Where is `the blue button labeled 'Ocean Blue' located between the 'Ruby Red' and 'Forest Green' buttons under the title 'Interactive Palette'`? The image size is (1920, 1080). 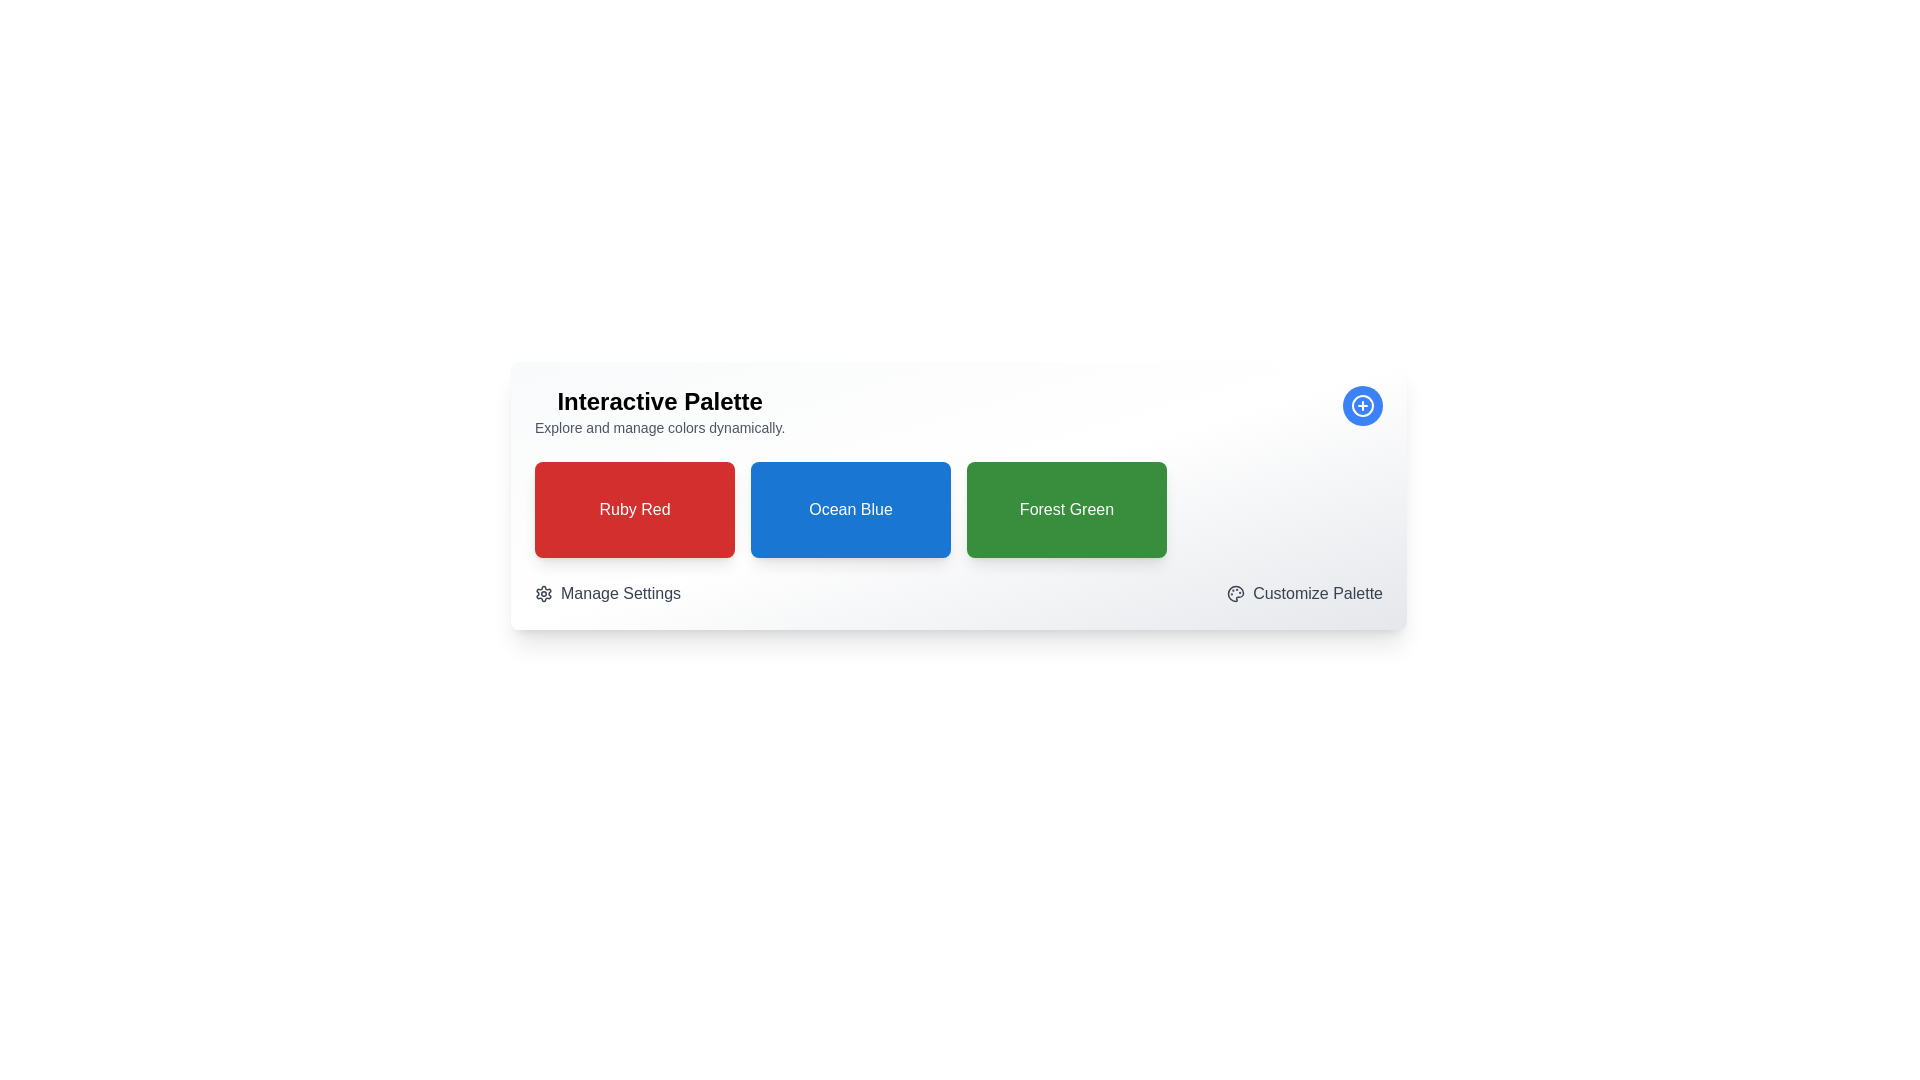 the blue button labeled 'Ocean Blue' located between the 'Ruby Red' and 'Forest Green' buttons under the title 'Interactive Palette' is located at coordinates (850, 508).